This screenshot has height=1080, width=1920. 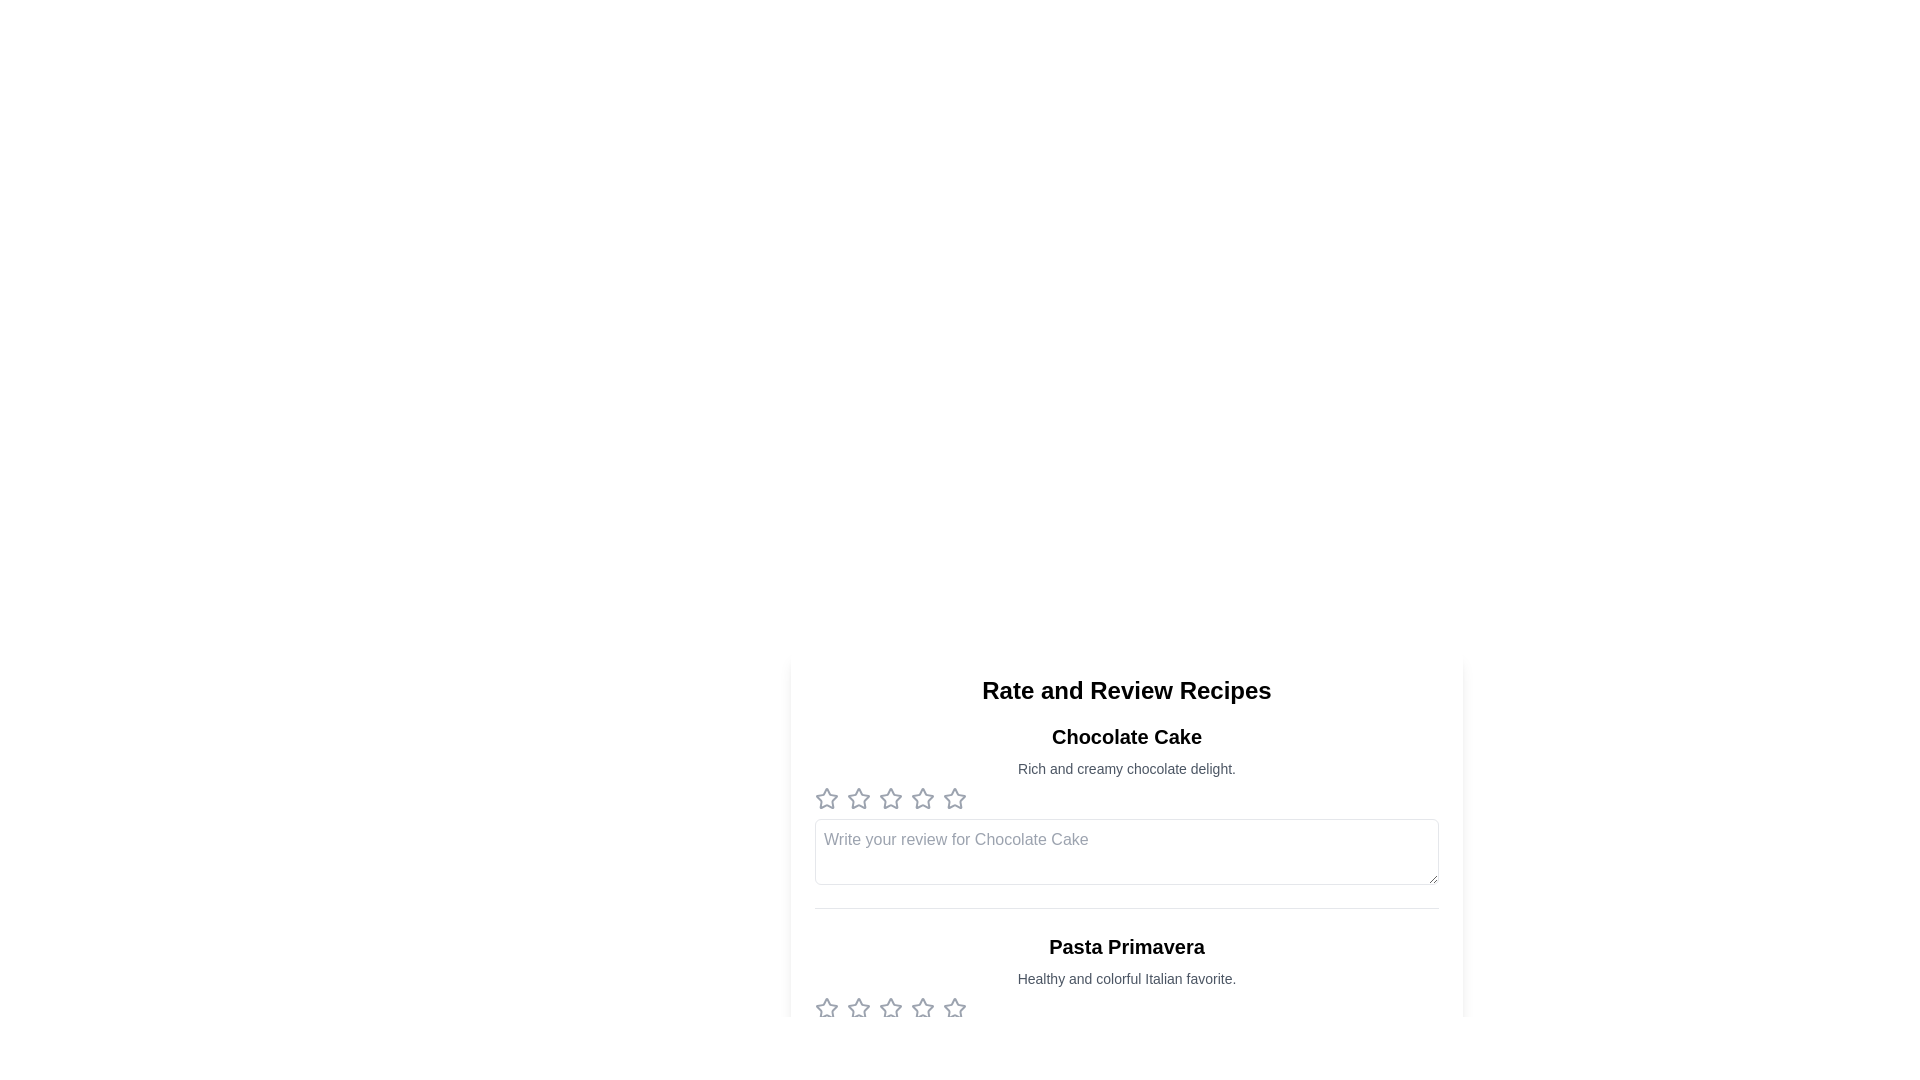 What do you see at coordinates (1127, 767) in the screenshot?
I see `the Text Label that reads 'Rich and creamy chocolate delight.' which is positioned beneath the title 'Chocolate Cake.'` at bounding box center [1127, 767].